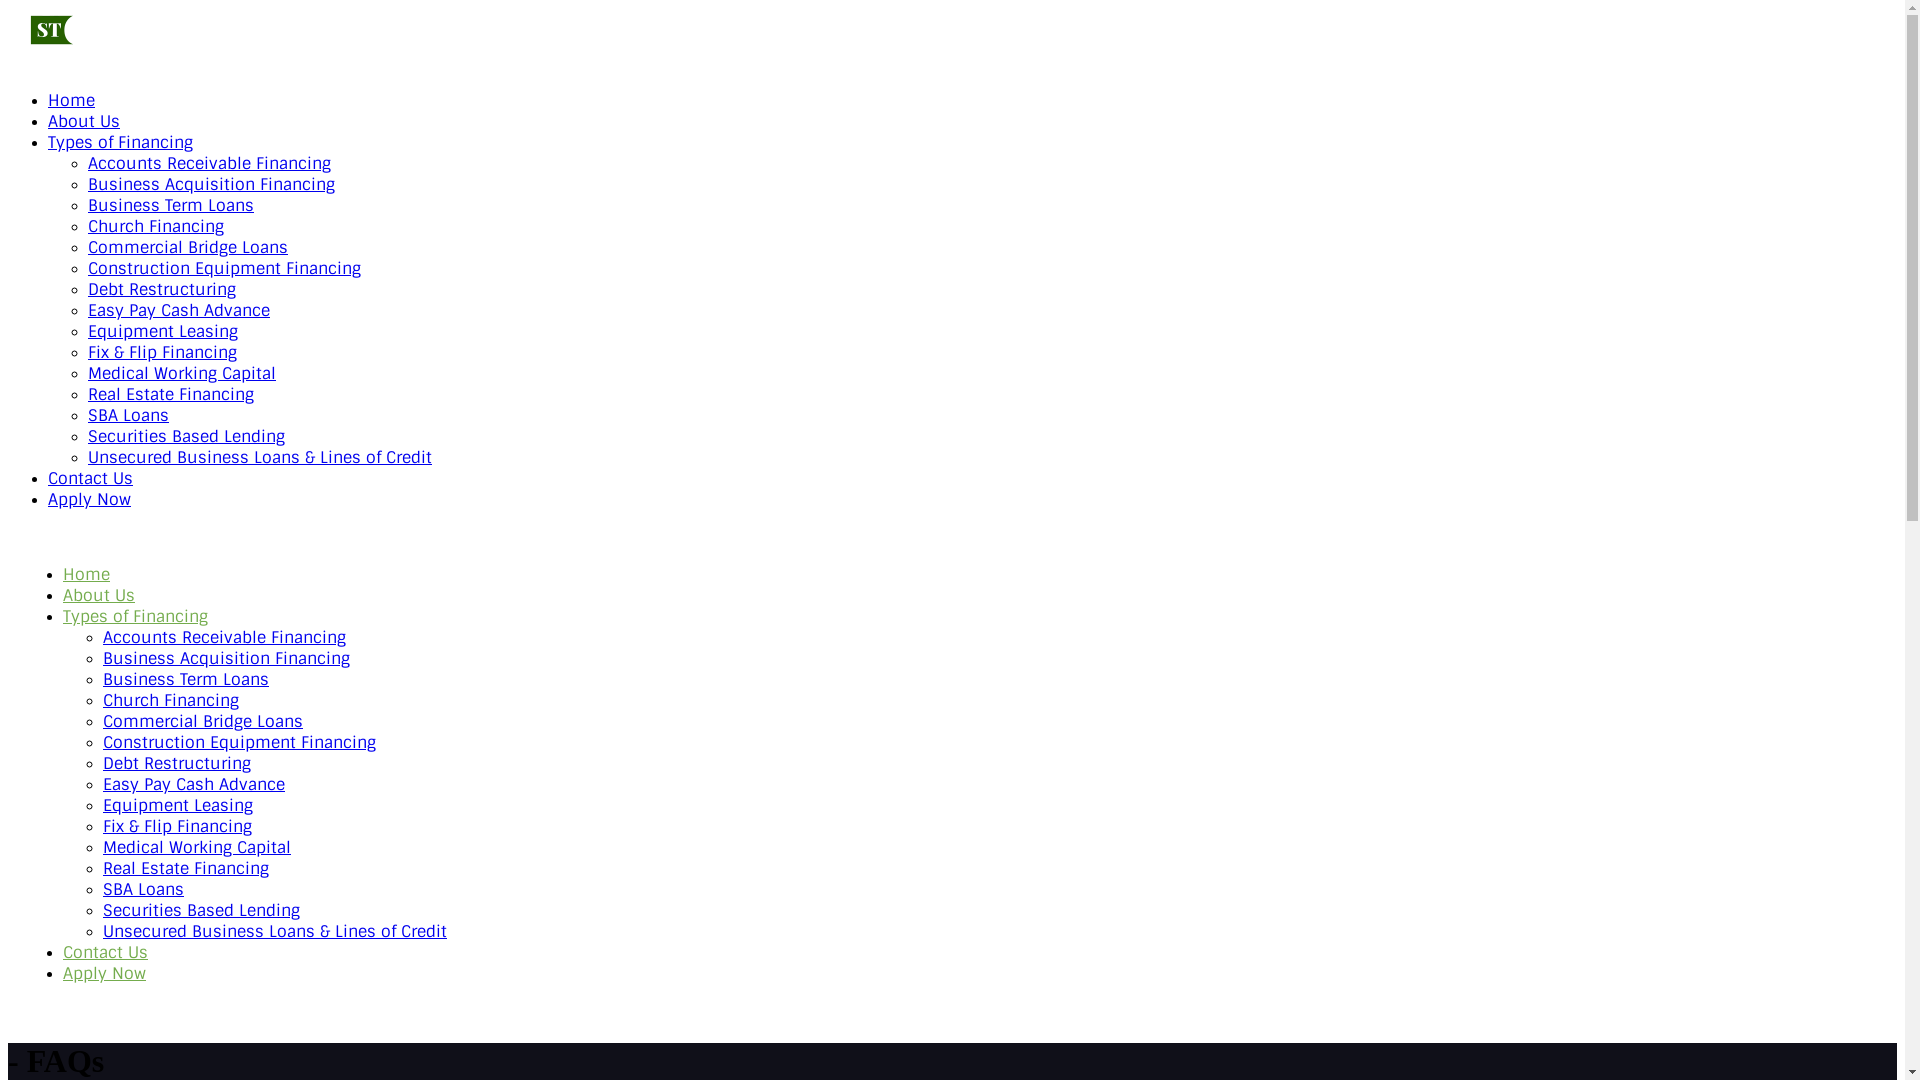 Image resolution: width=1920 pixels, height=1080 pixels. I want to click on 'Contact Us', so click(89, 478).